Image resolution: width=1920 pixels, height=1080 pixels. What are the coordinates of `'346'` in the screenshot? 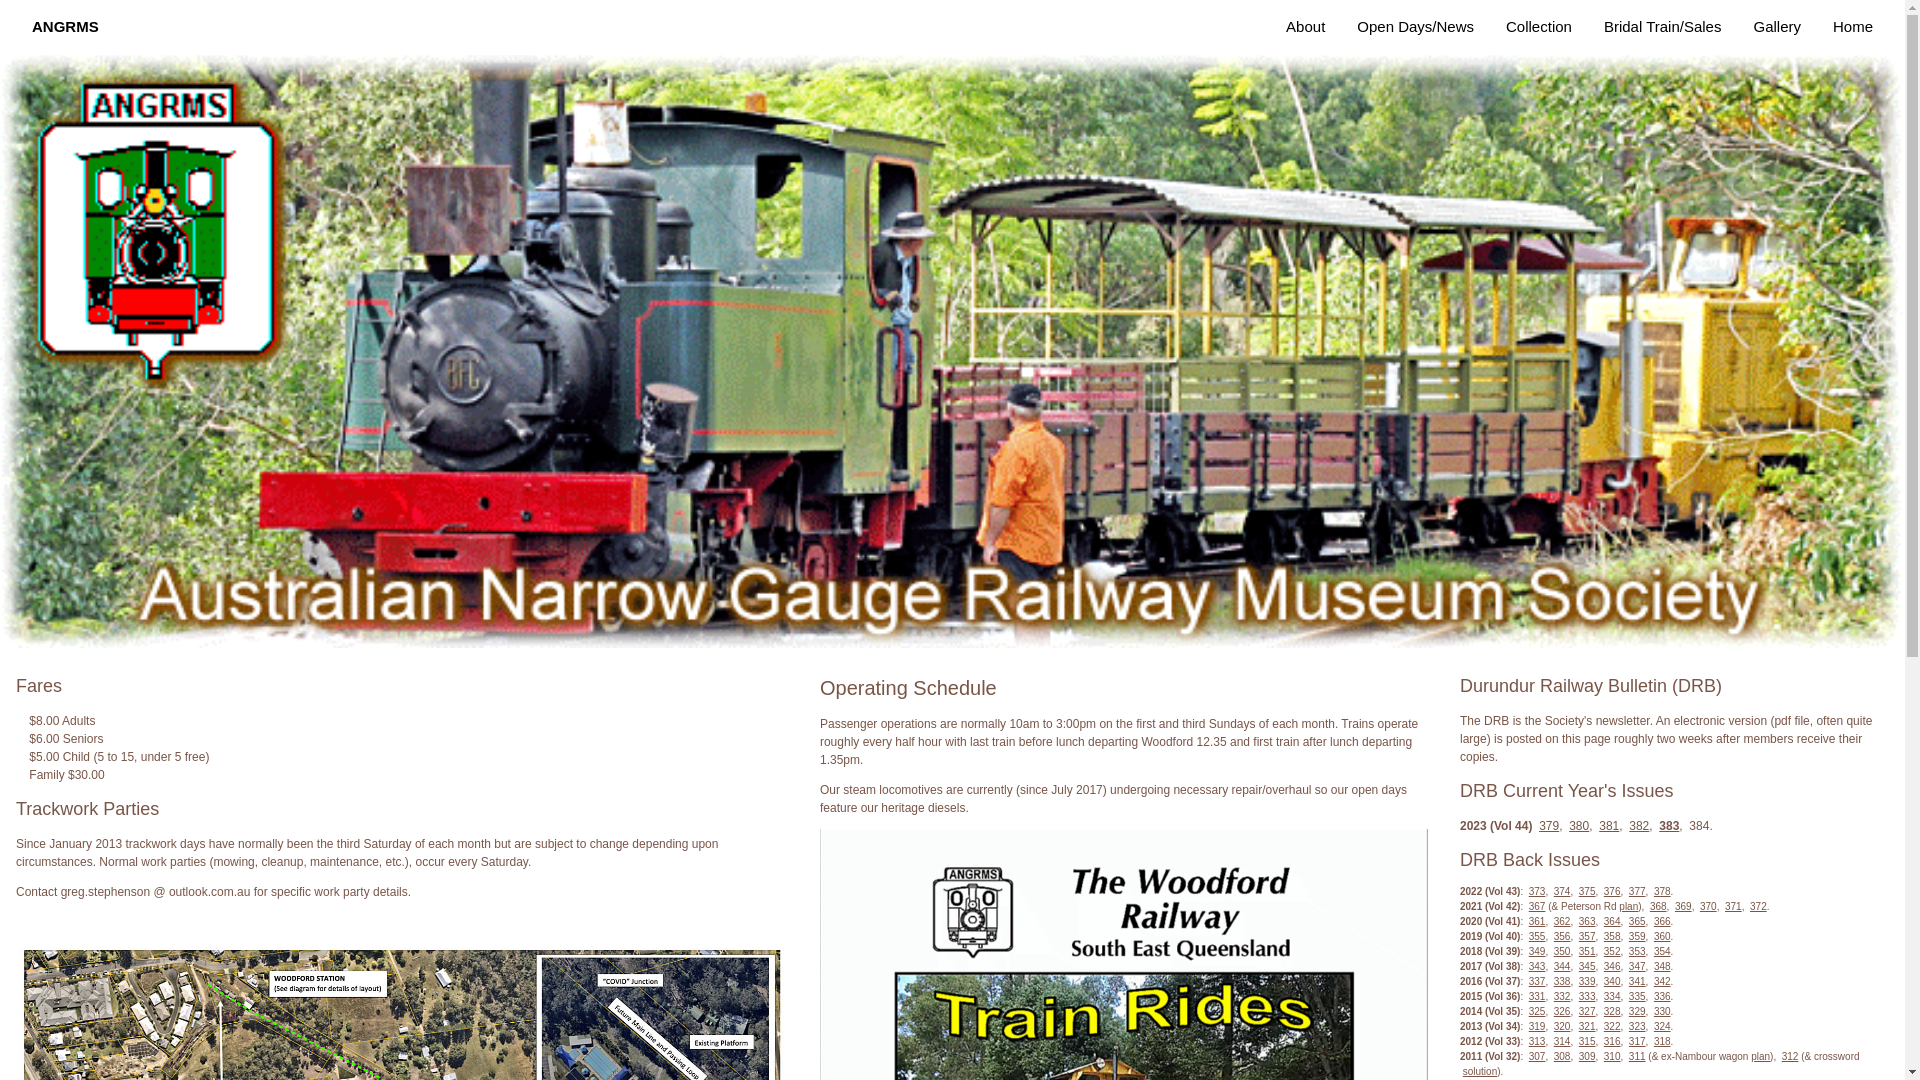 It's located at (1612, 965).